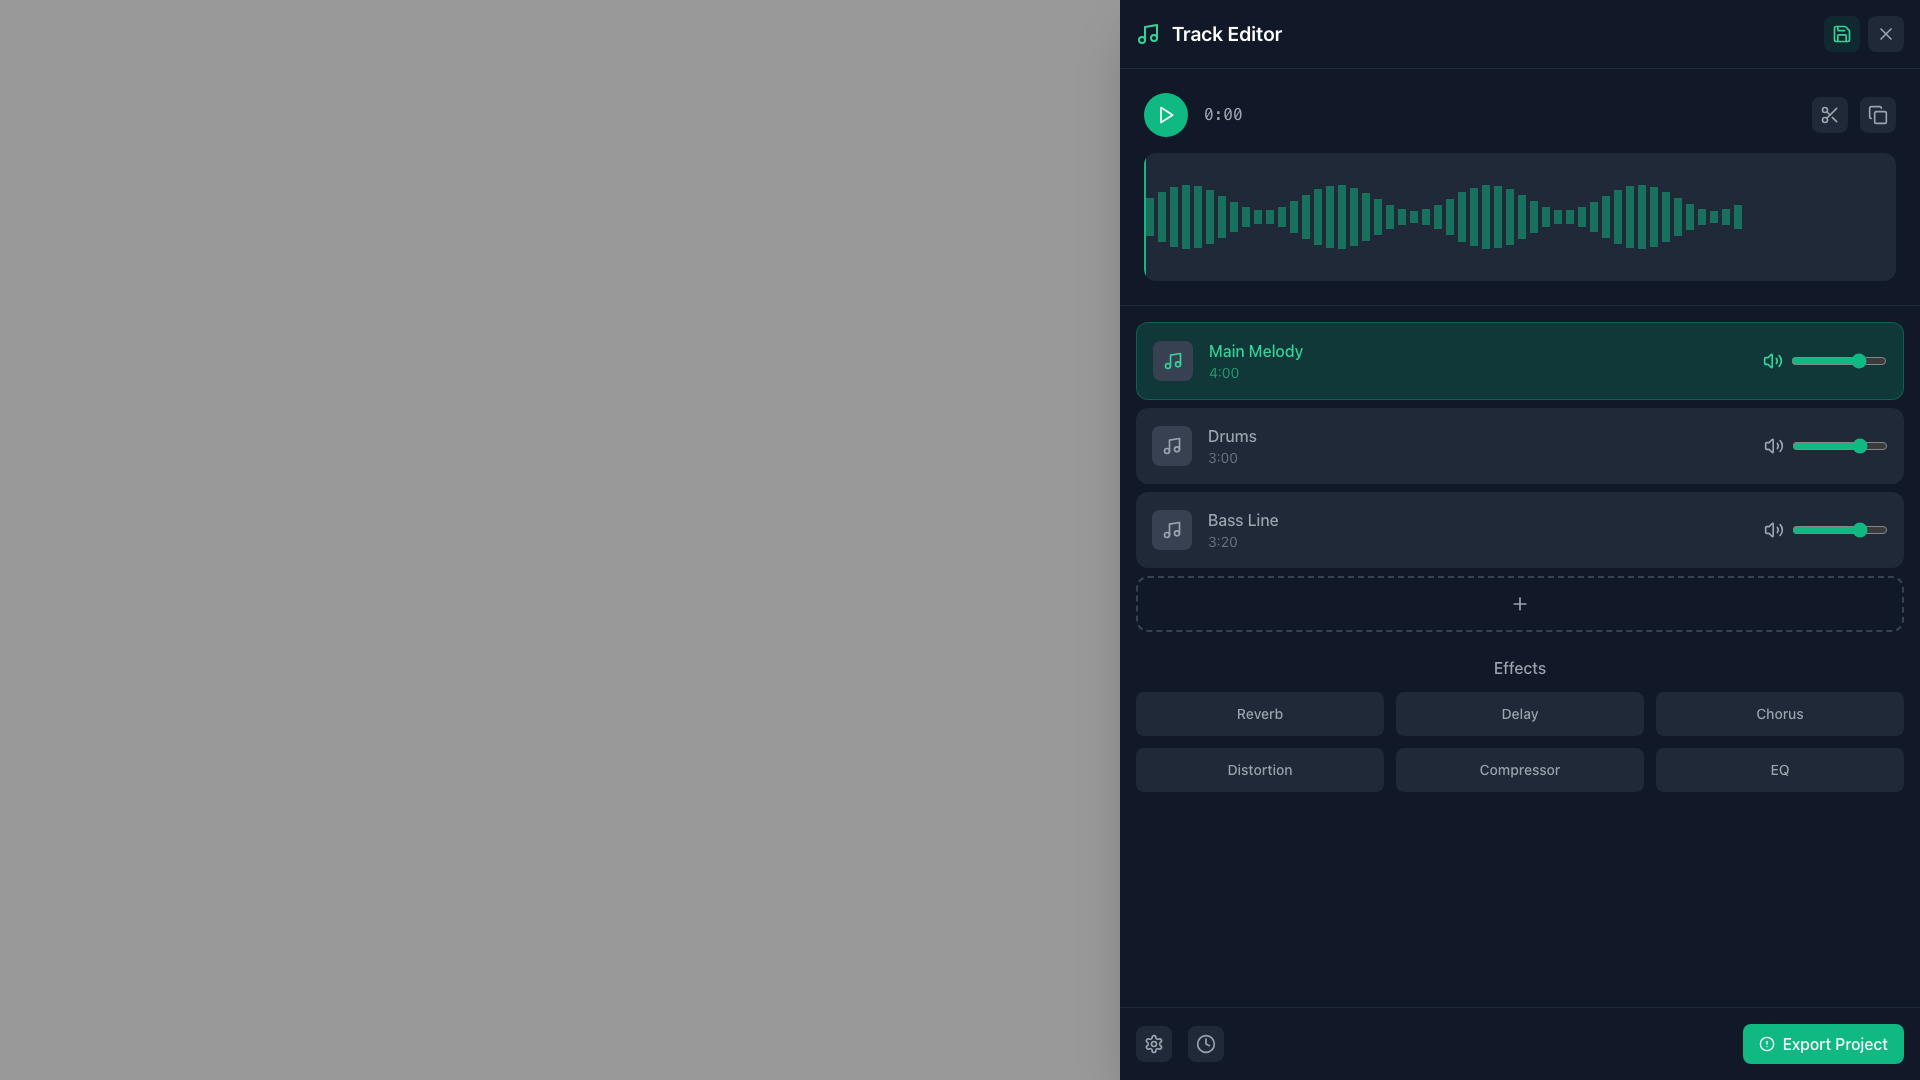  What do you see at coordinates (1174, 216) in the screenshot?
I see `the third vertical rectangular bar styled with a semi-transparent emerald green color in the waveform UI, representing the audio signal's amplitude` at bounding box center [1174, 216].